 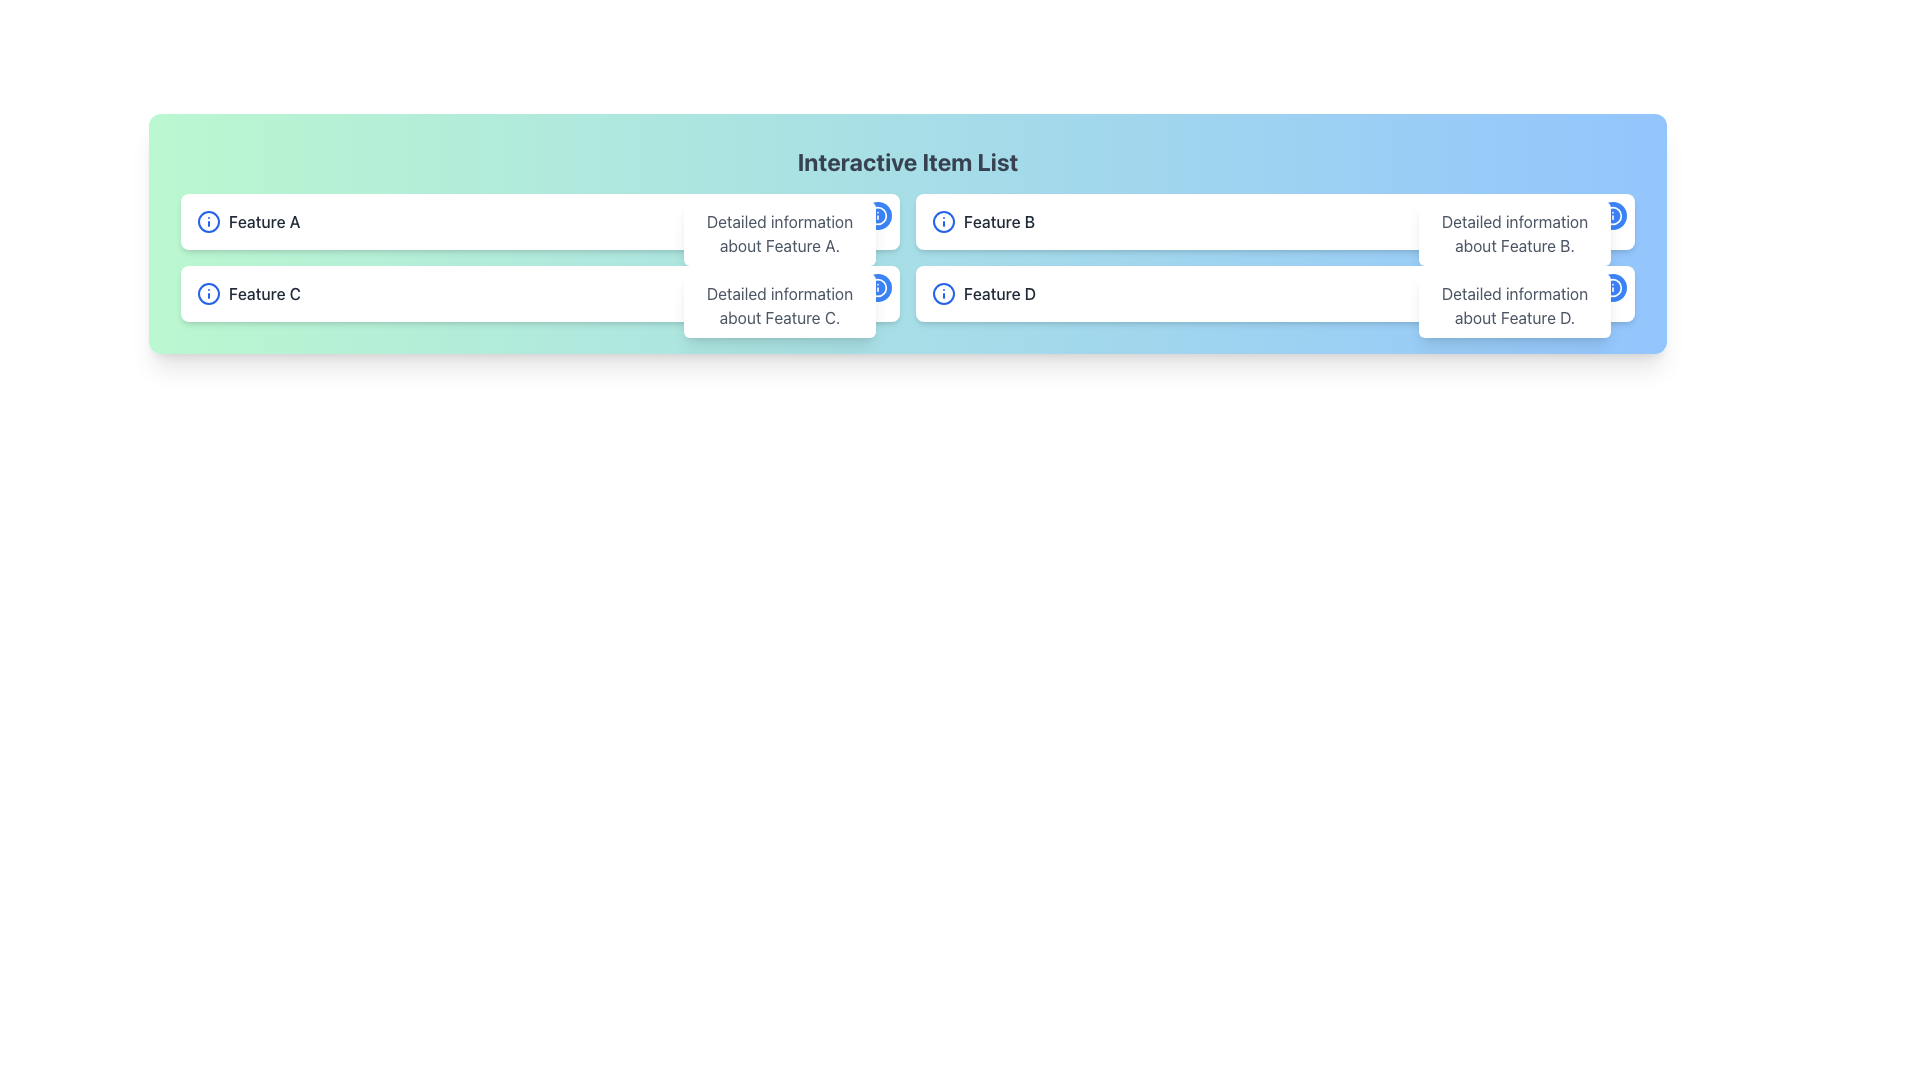 What do you see at coordinates (778, 305) in the screenshot?
I see `the tooltip that provides additional information about 'Feature C', which appears below and to the right of the associated icon` at bounding box center [778, 305].